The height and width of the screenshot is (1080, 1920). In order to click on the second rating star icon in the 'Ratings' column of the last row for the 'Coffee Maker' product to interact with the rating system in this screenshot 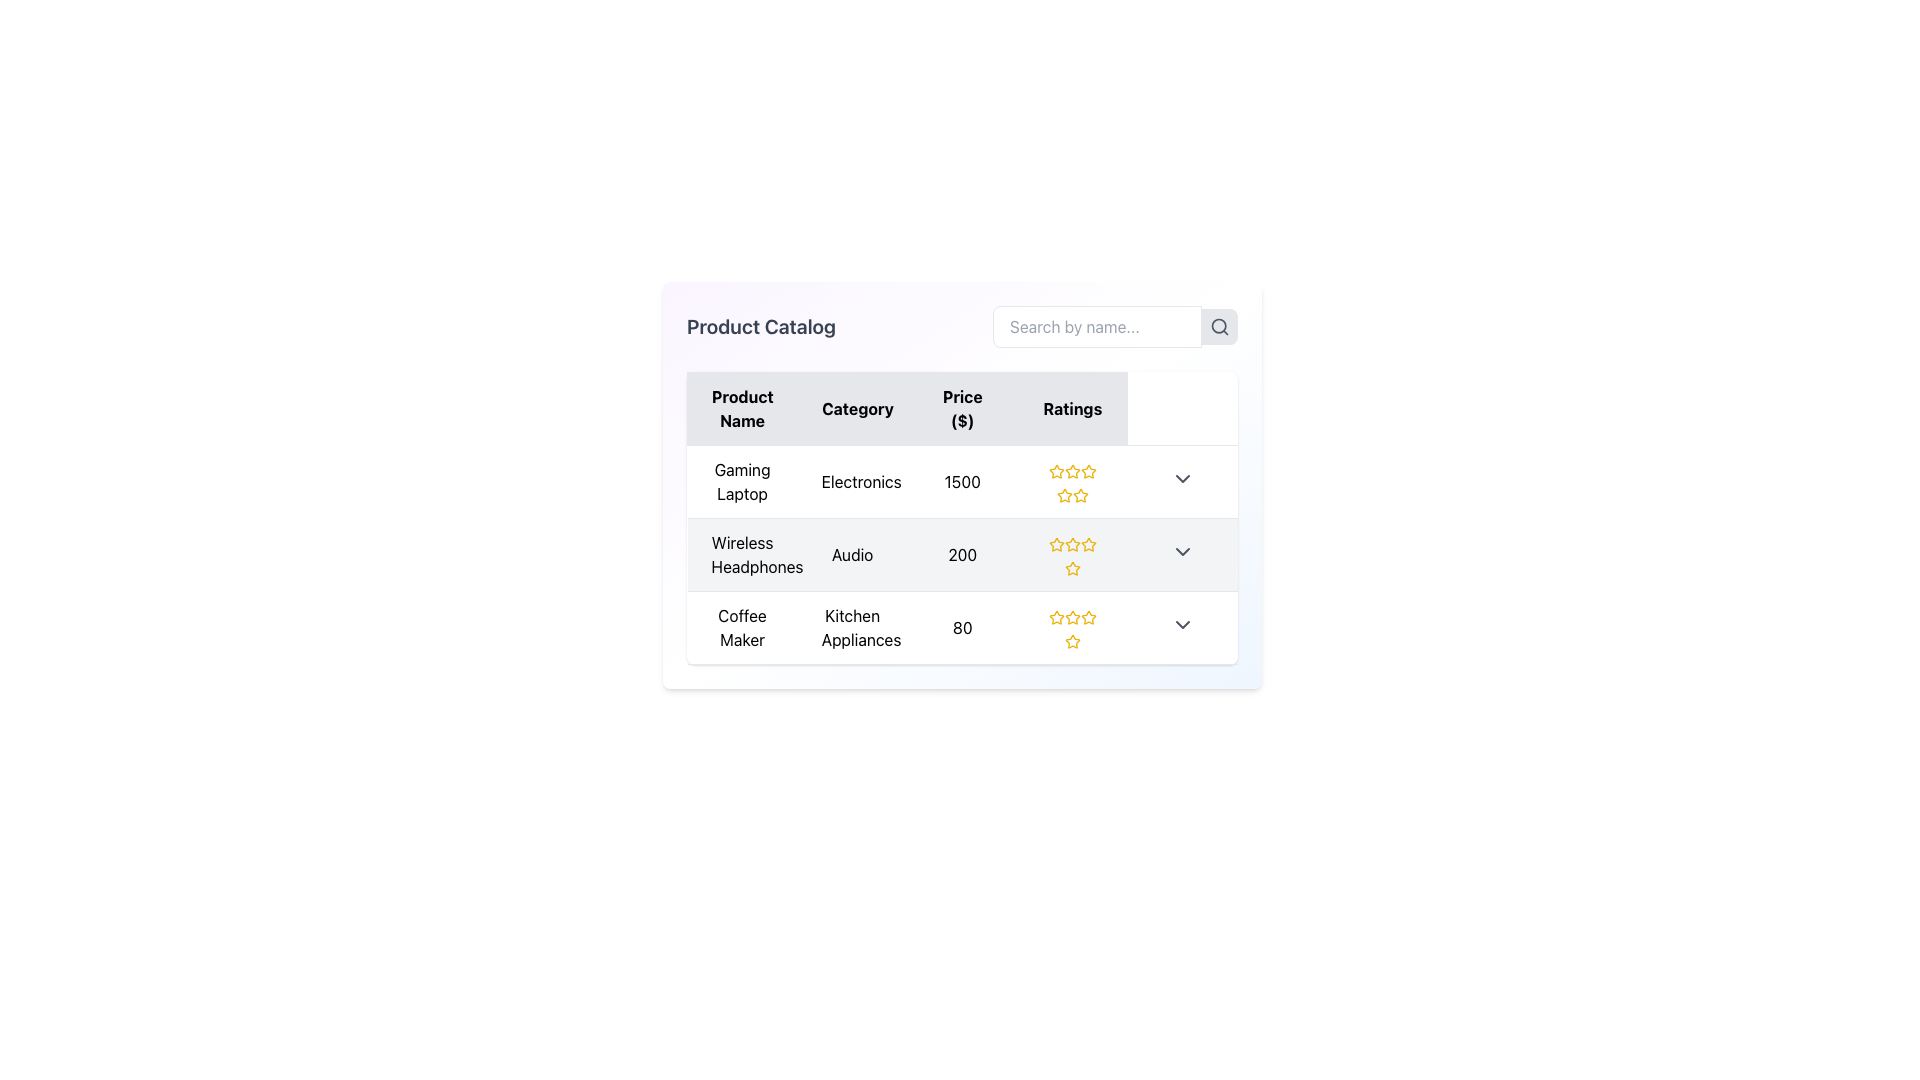, I will do `click(1055, 616)`.